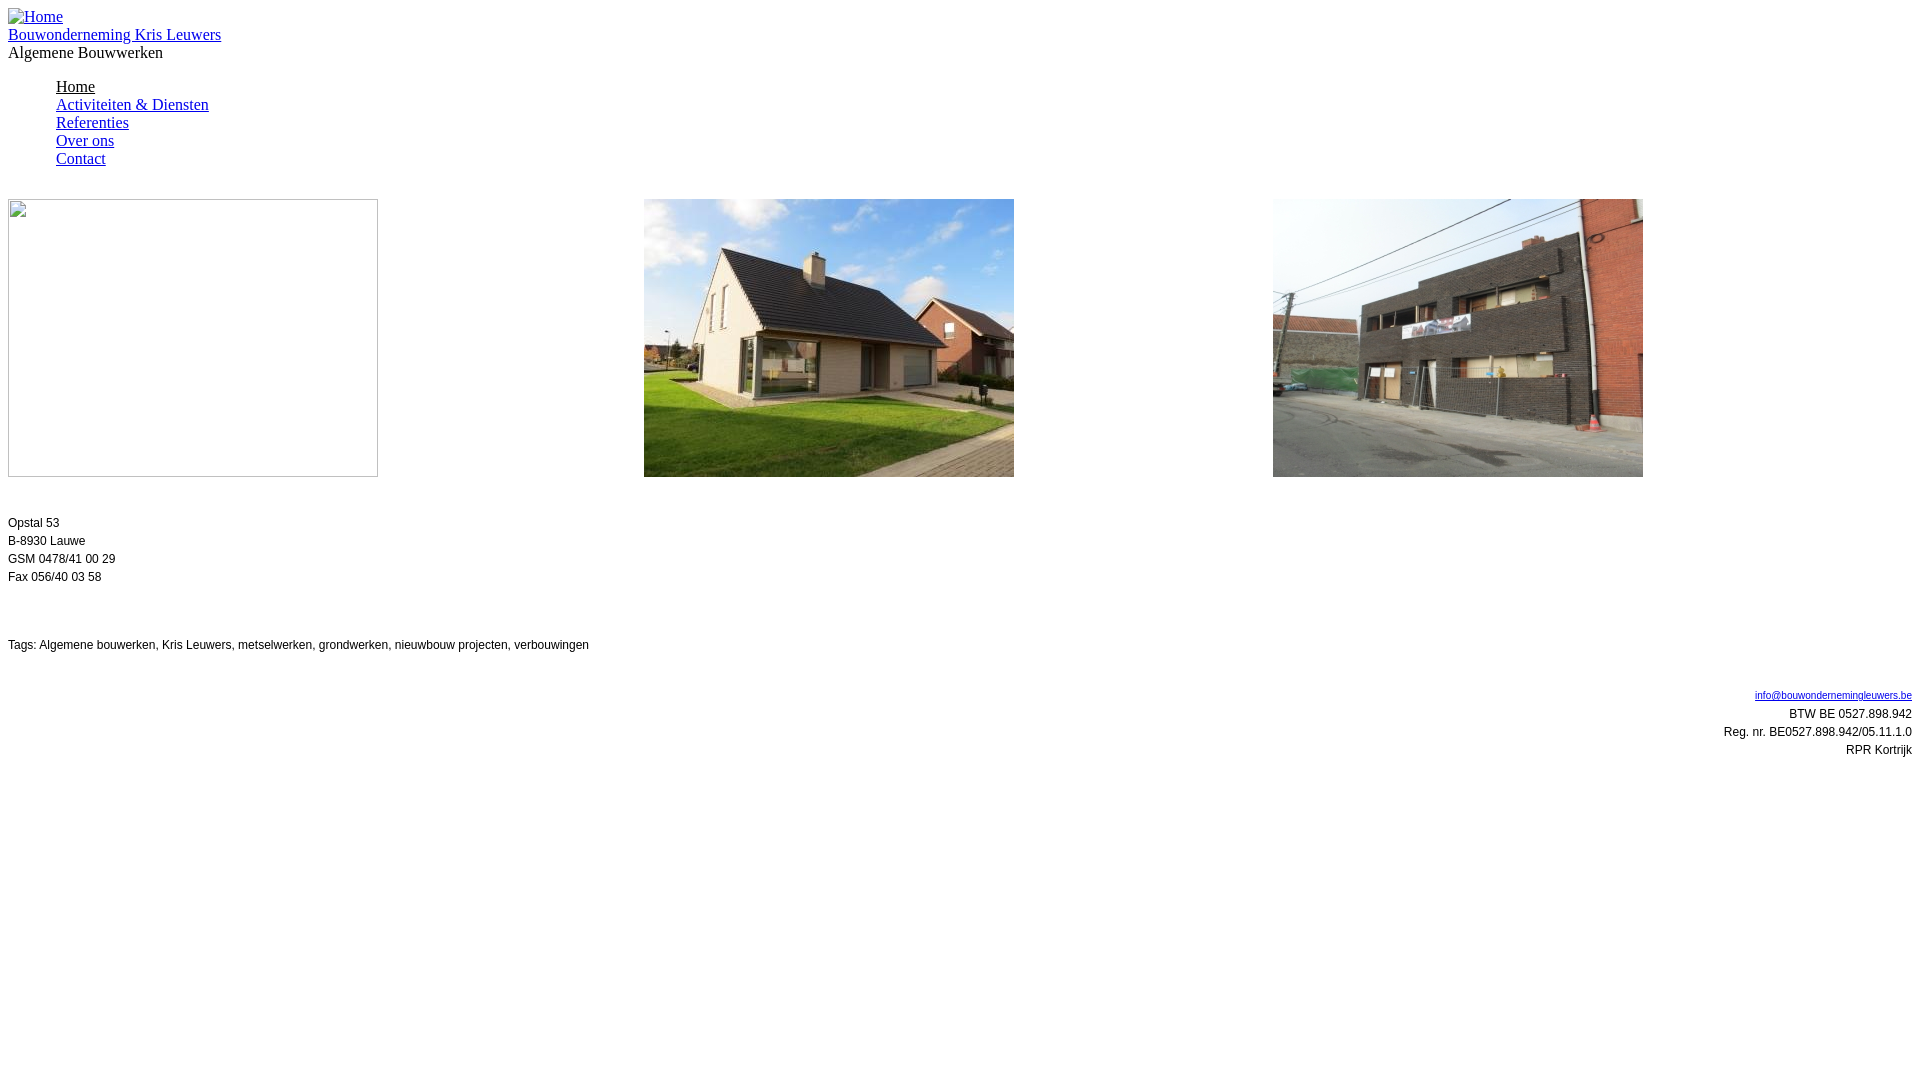 This screenshot has width=1920, height=1080. What do you see at coordinates (113, 34) in the screenshot?
I see `'Bouwonderneming Kris Leuwers'` at bounding box center [113, 34].